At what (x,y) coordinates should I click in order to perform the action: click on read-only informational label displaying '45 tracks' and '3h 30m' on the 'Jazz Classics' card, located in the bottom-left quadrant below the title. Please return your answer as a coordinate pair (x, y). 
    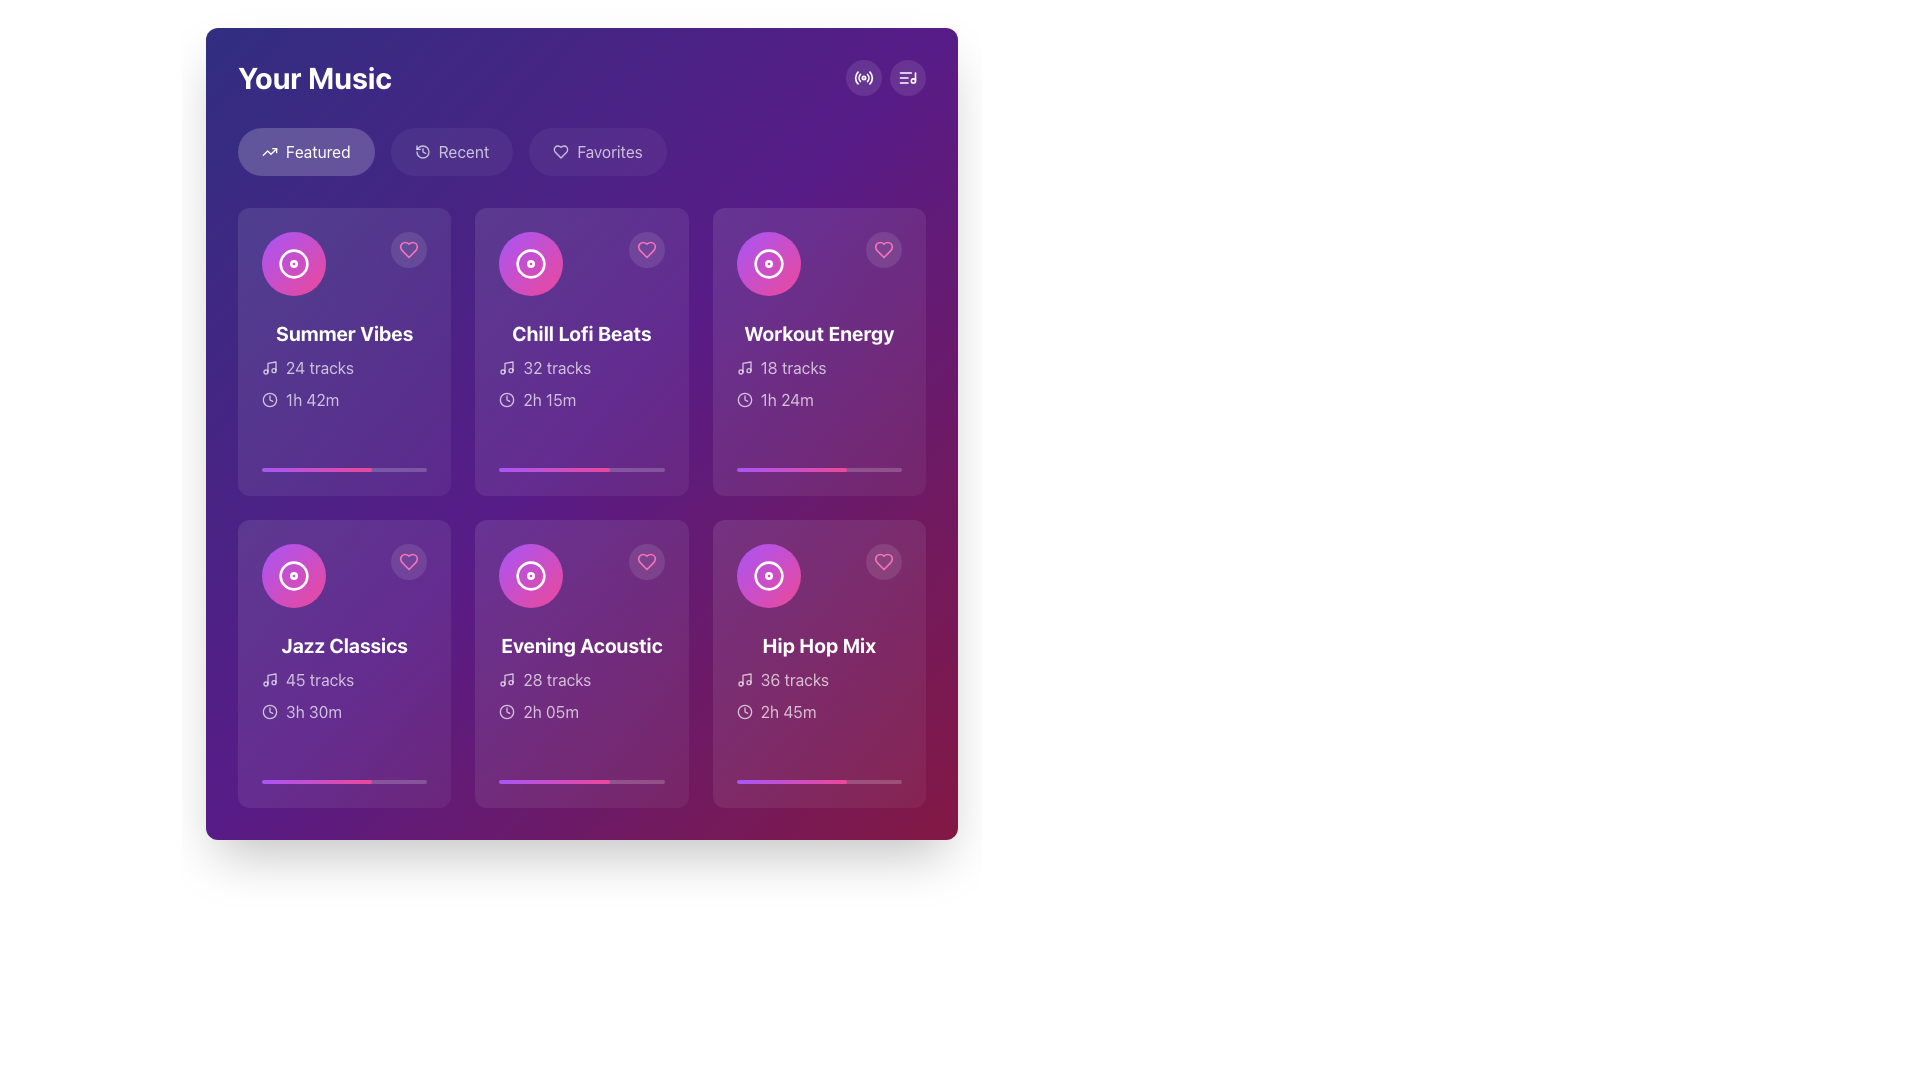
    Looking at the image, I should click on (344, 694).